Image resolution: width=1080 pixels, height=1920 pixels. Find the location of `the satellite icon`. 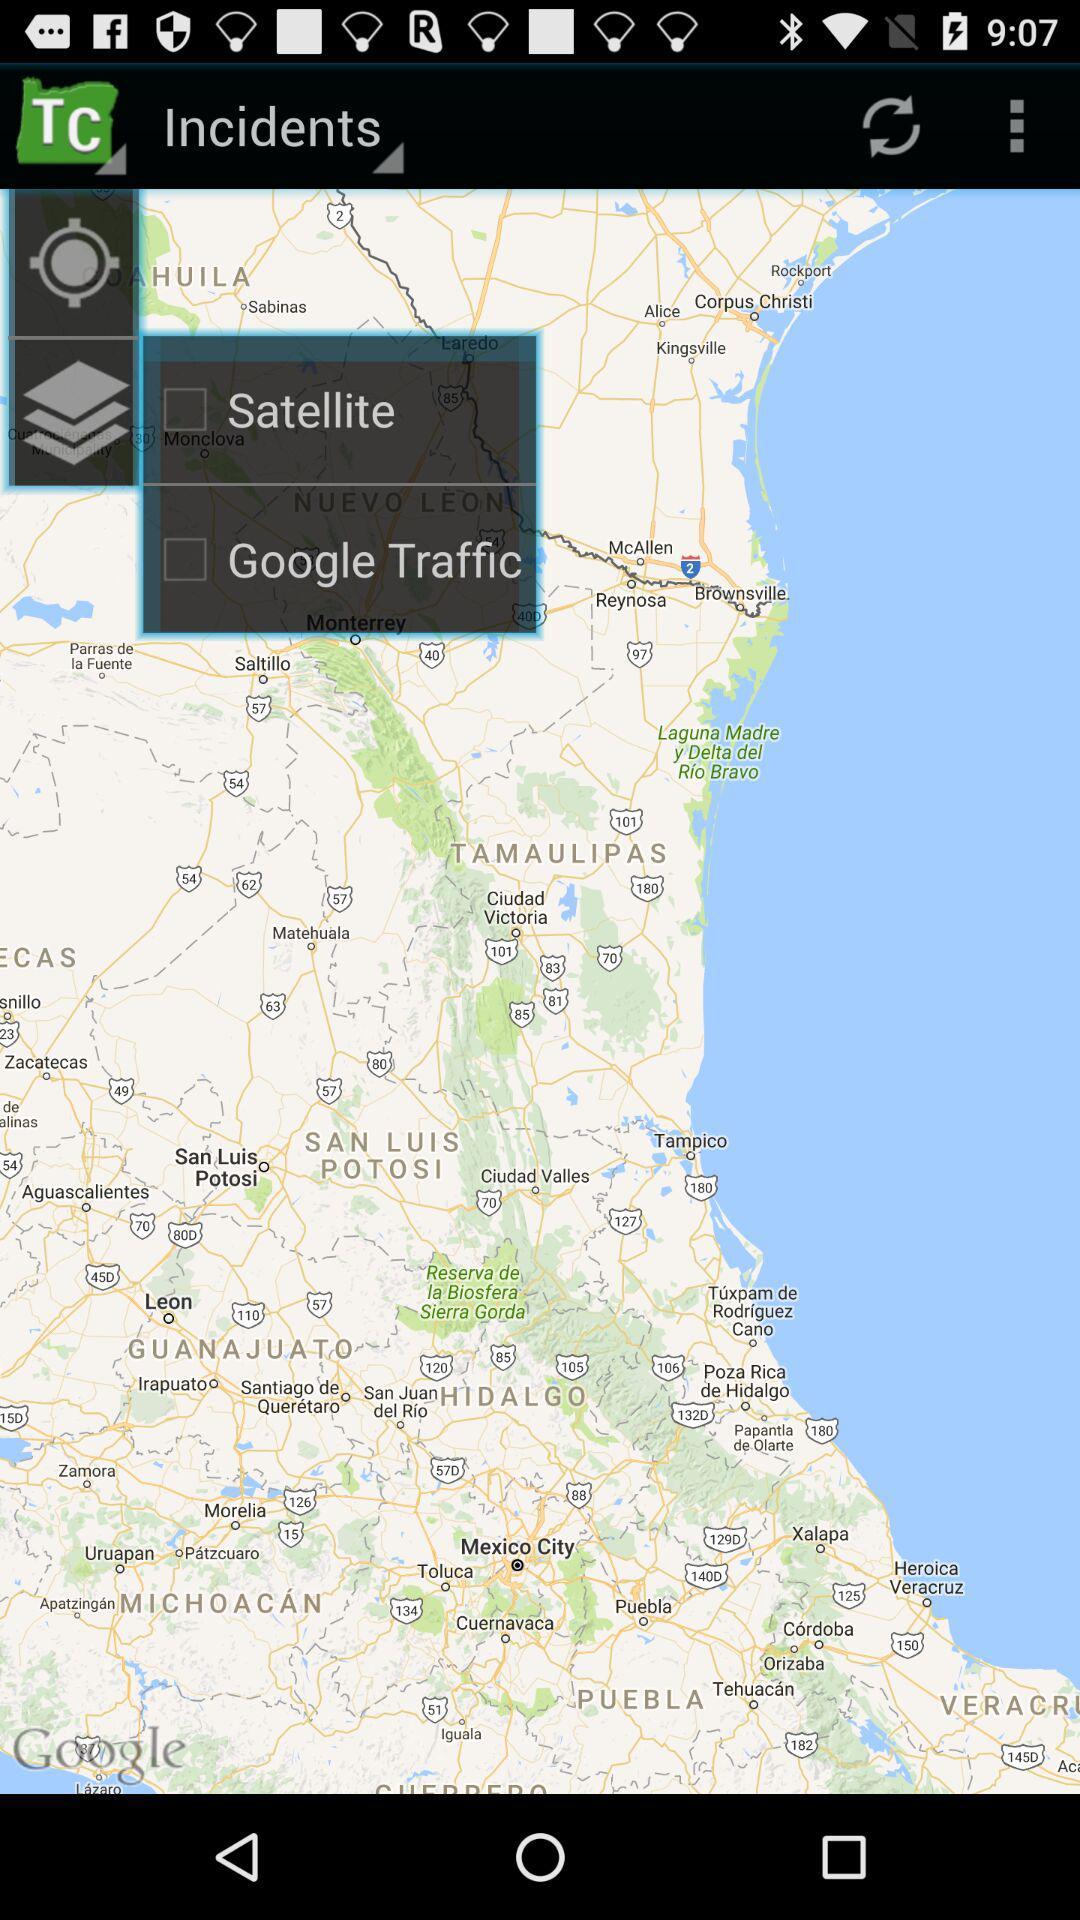

the satellite icon is located at coordinates (338, 408).